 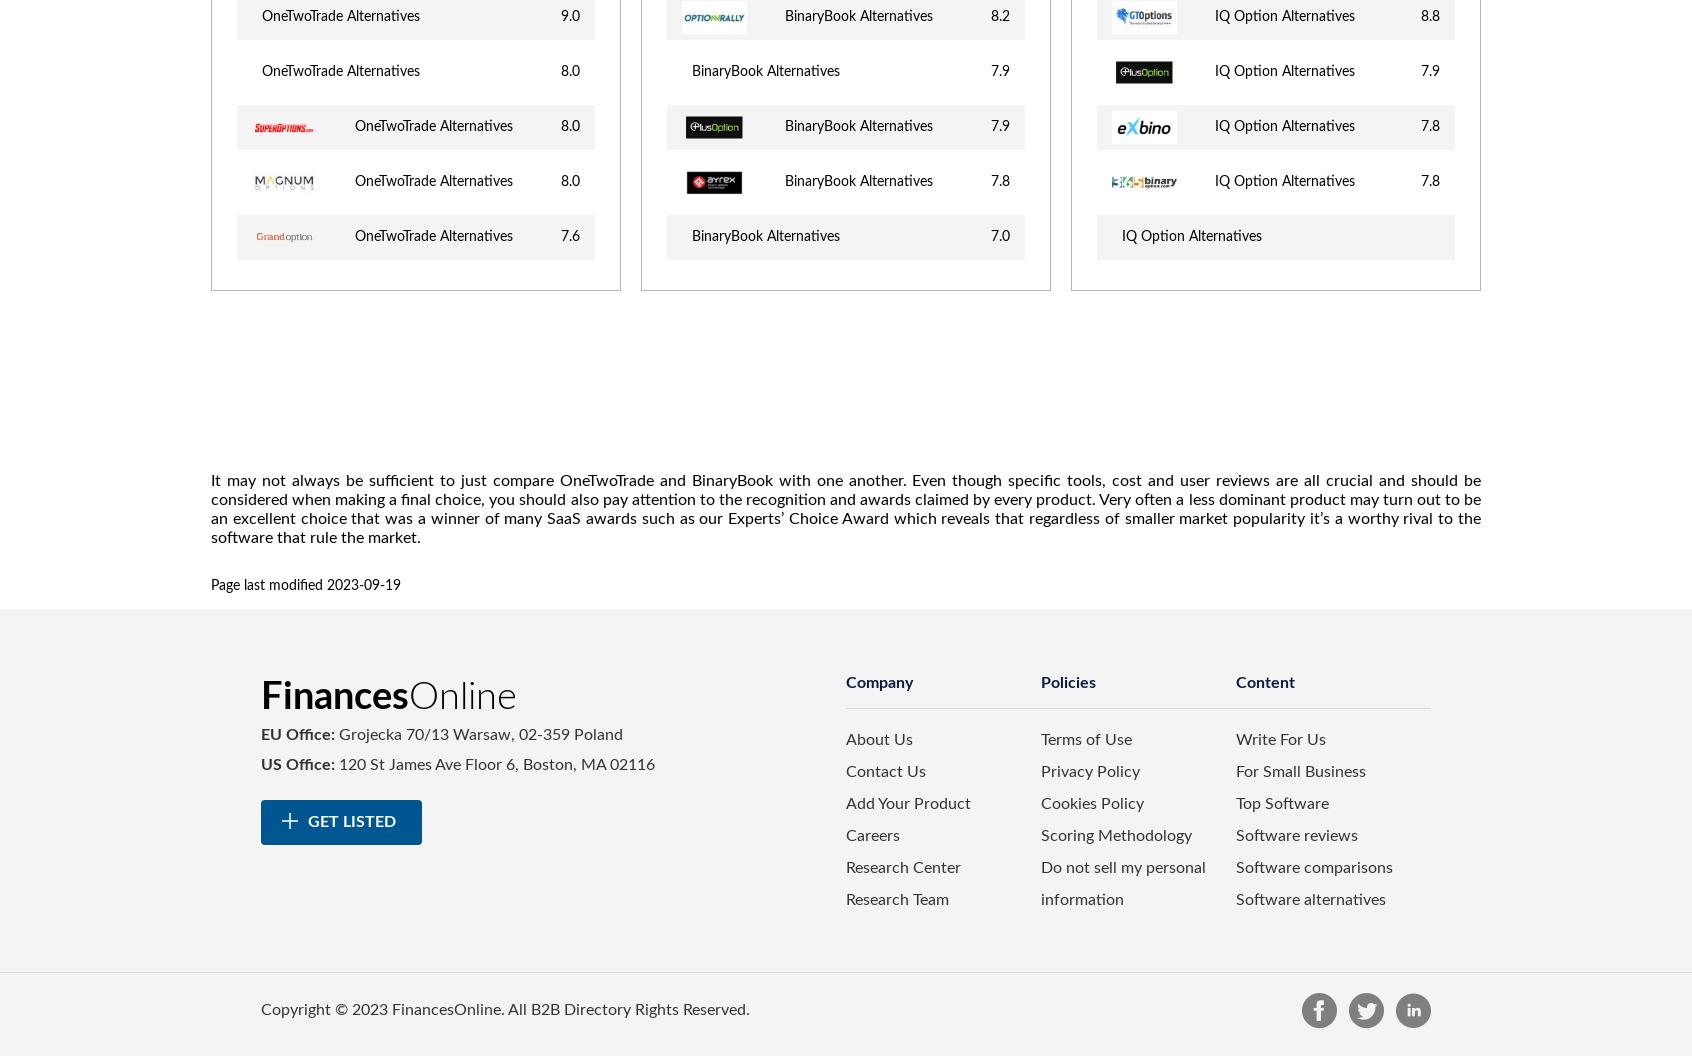 I want to click on 'Write For Us', so click(x=1278, y=739).